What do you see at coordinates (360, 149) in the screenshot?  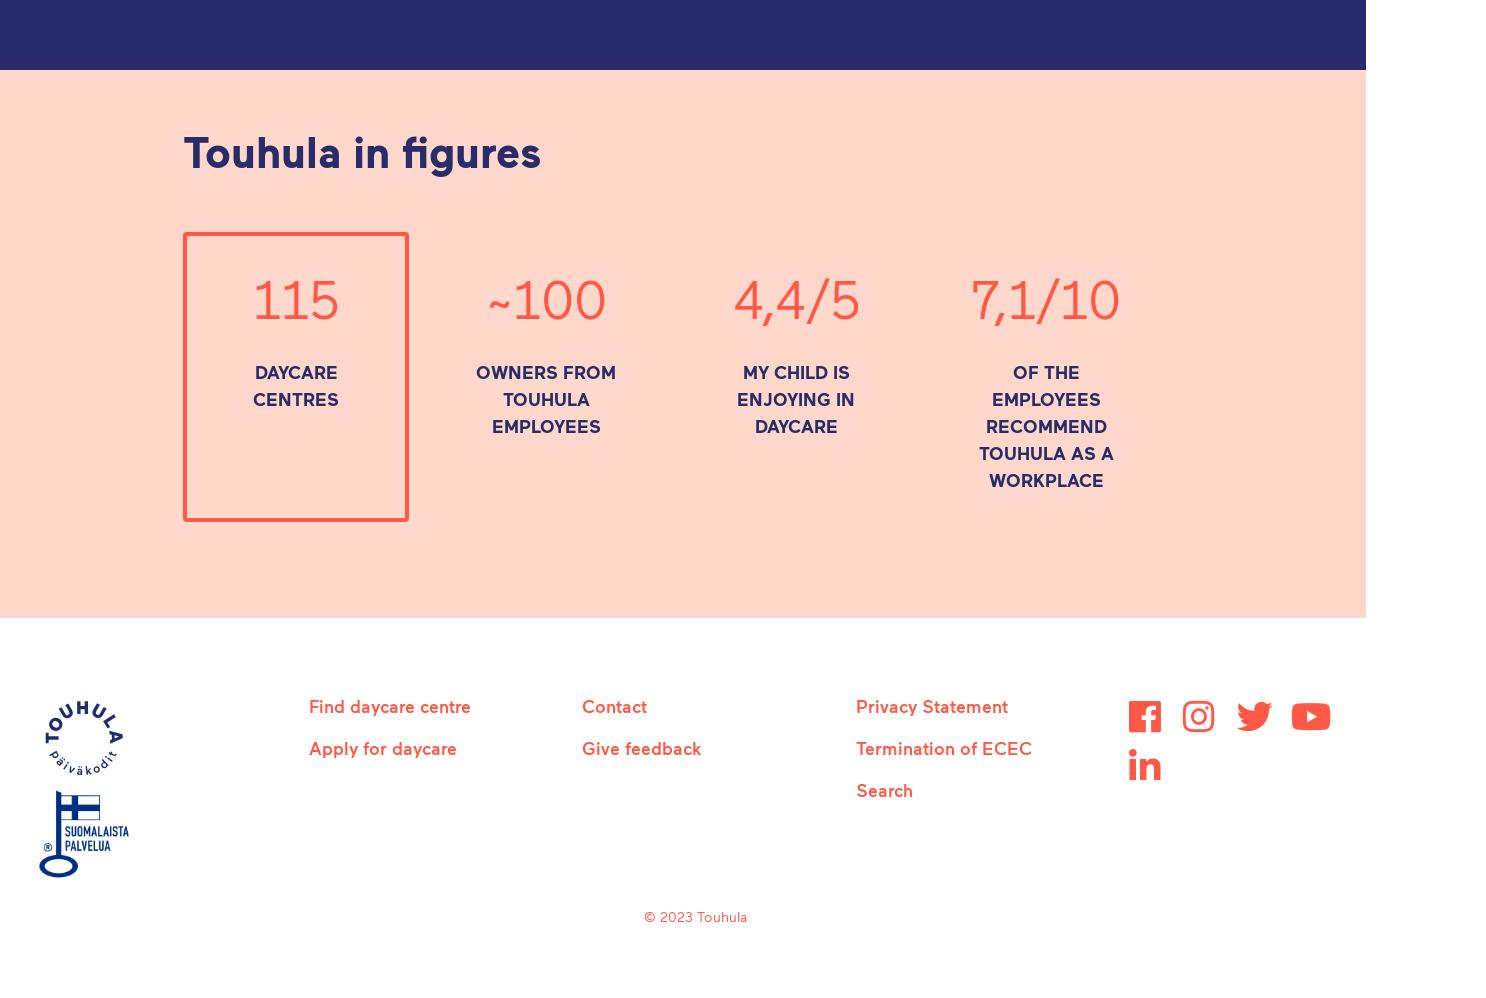 I see `'Touhula in figures'` at bounding box center [360, 149].